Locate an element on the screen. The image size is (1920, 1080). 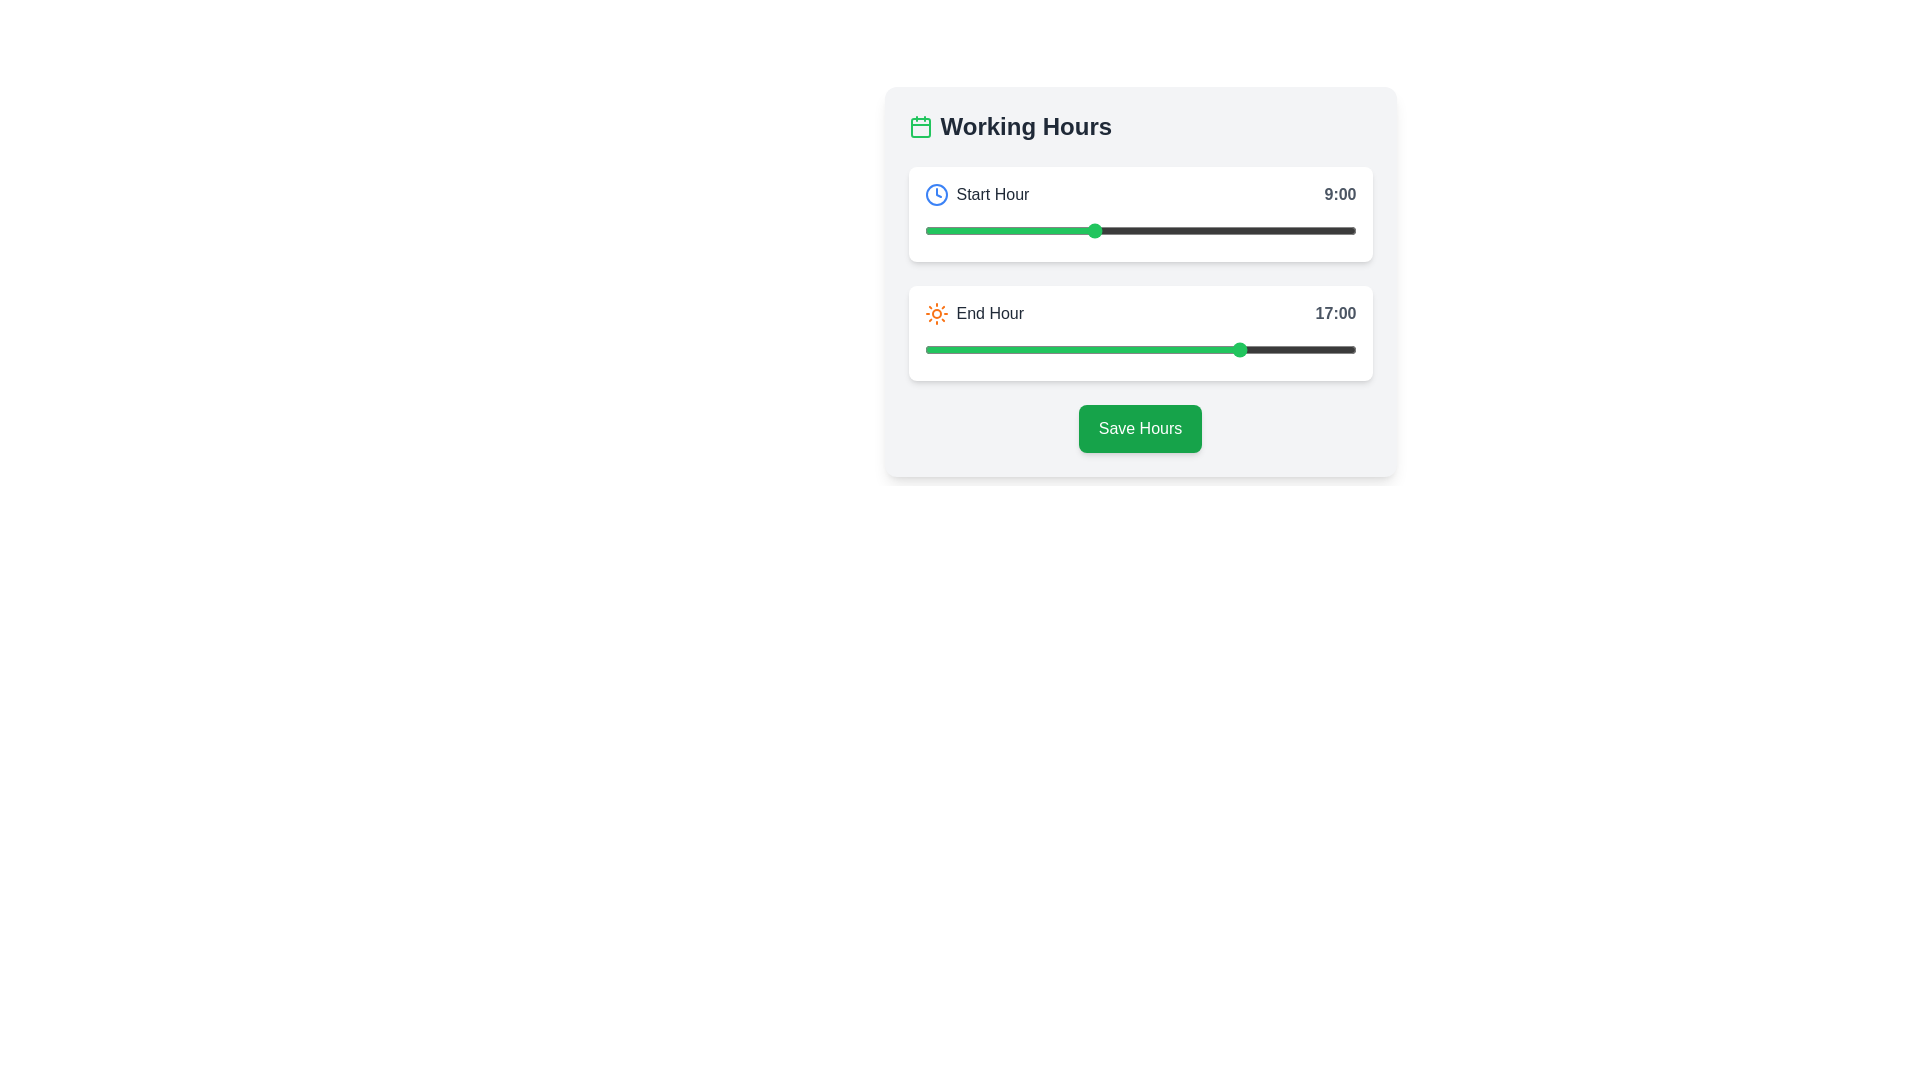
the start hour is located at coordinates (1261, 230).